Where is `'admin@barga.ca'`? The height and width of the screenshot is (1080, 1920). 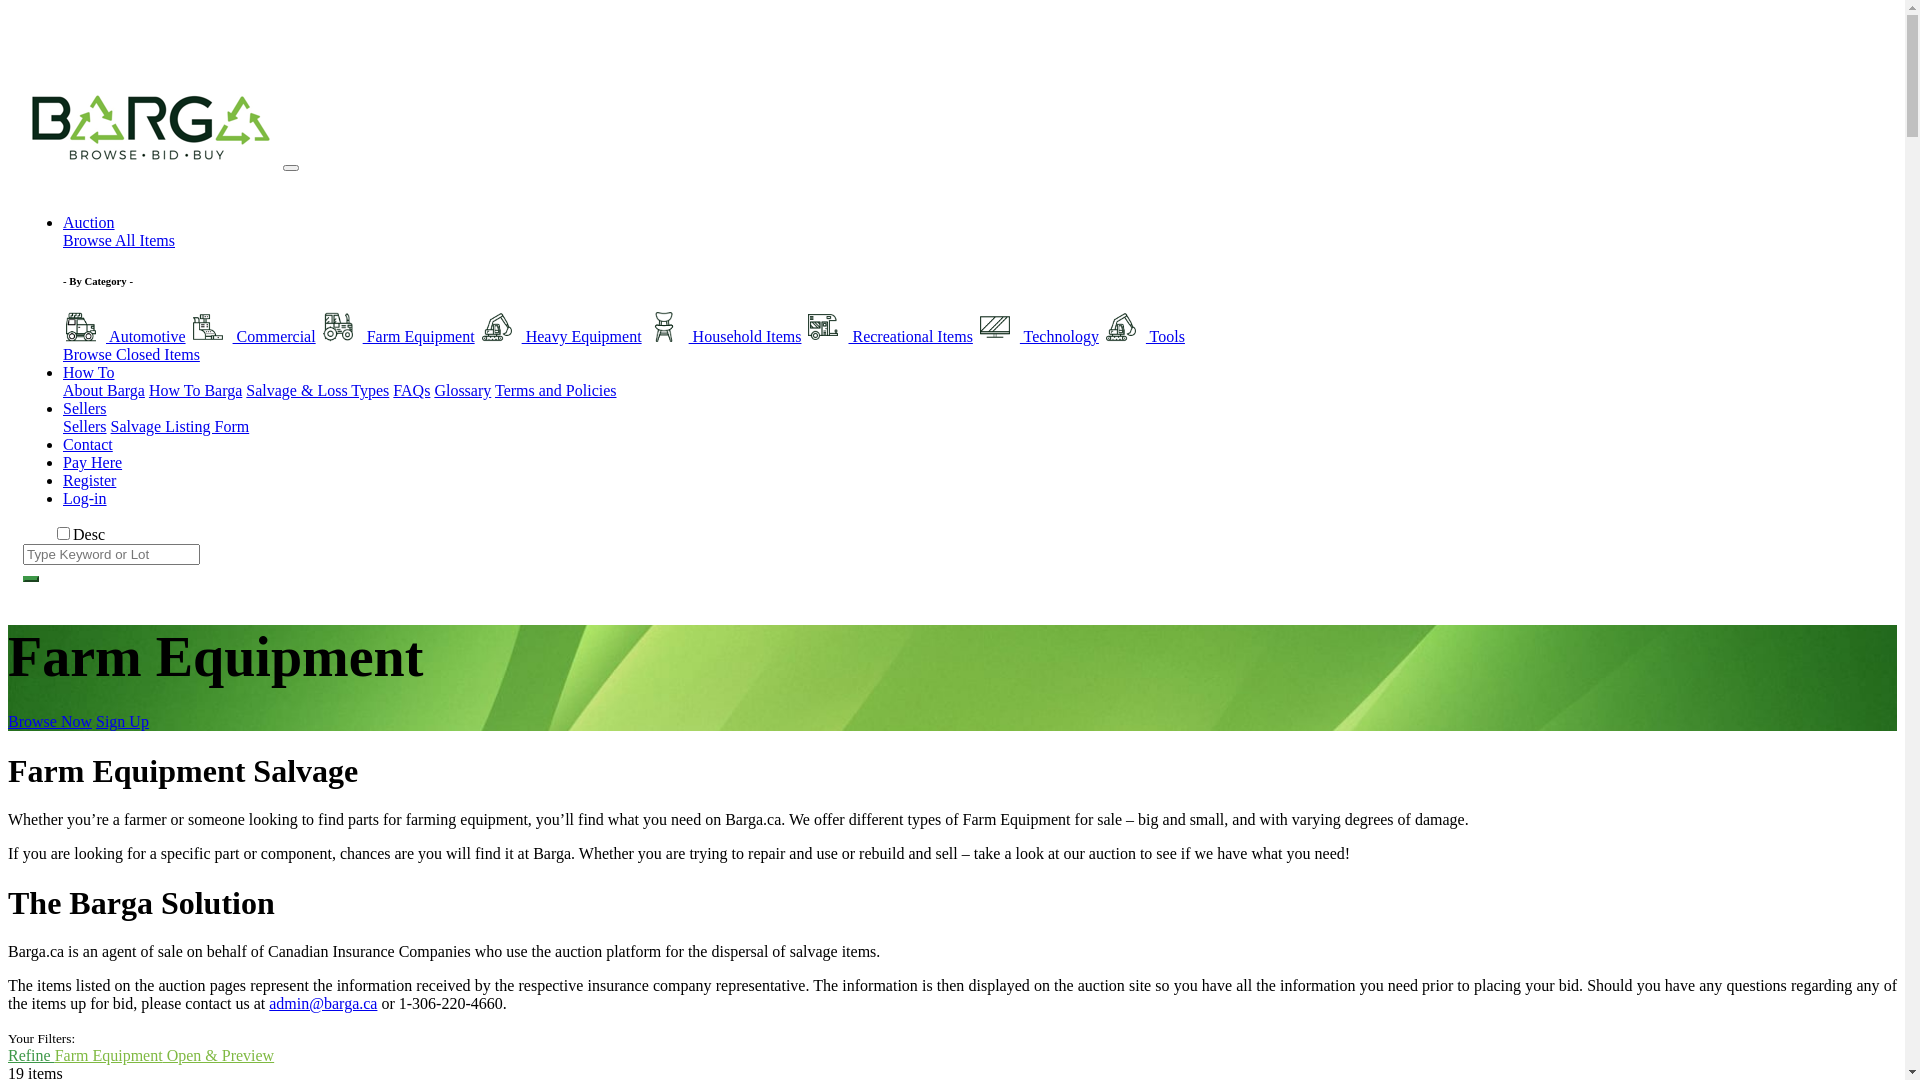 'admin@barga.ca' is located at coordinates (322, 1003).